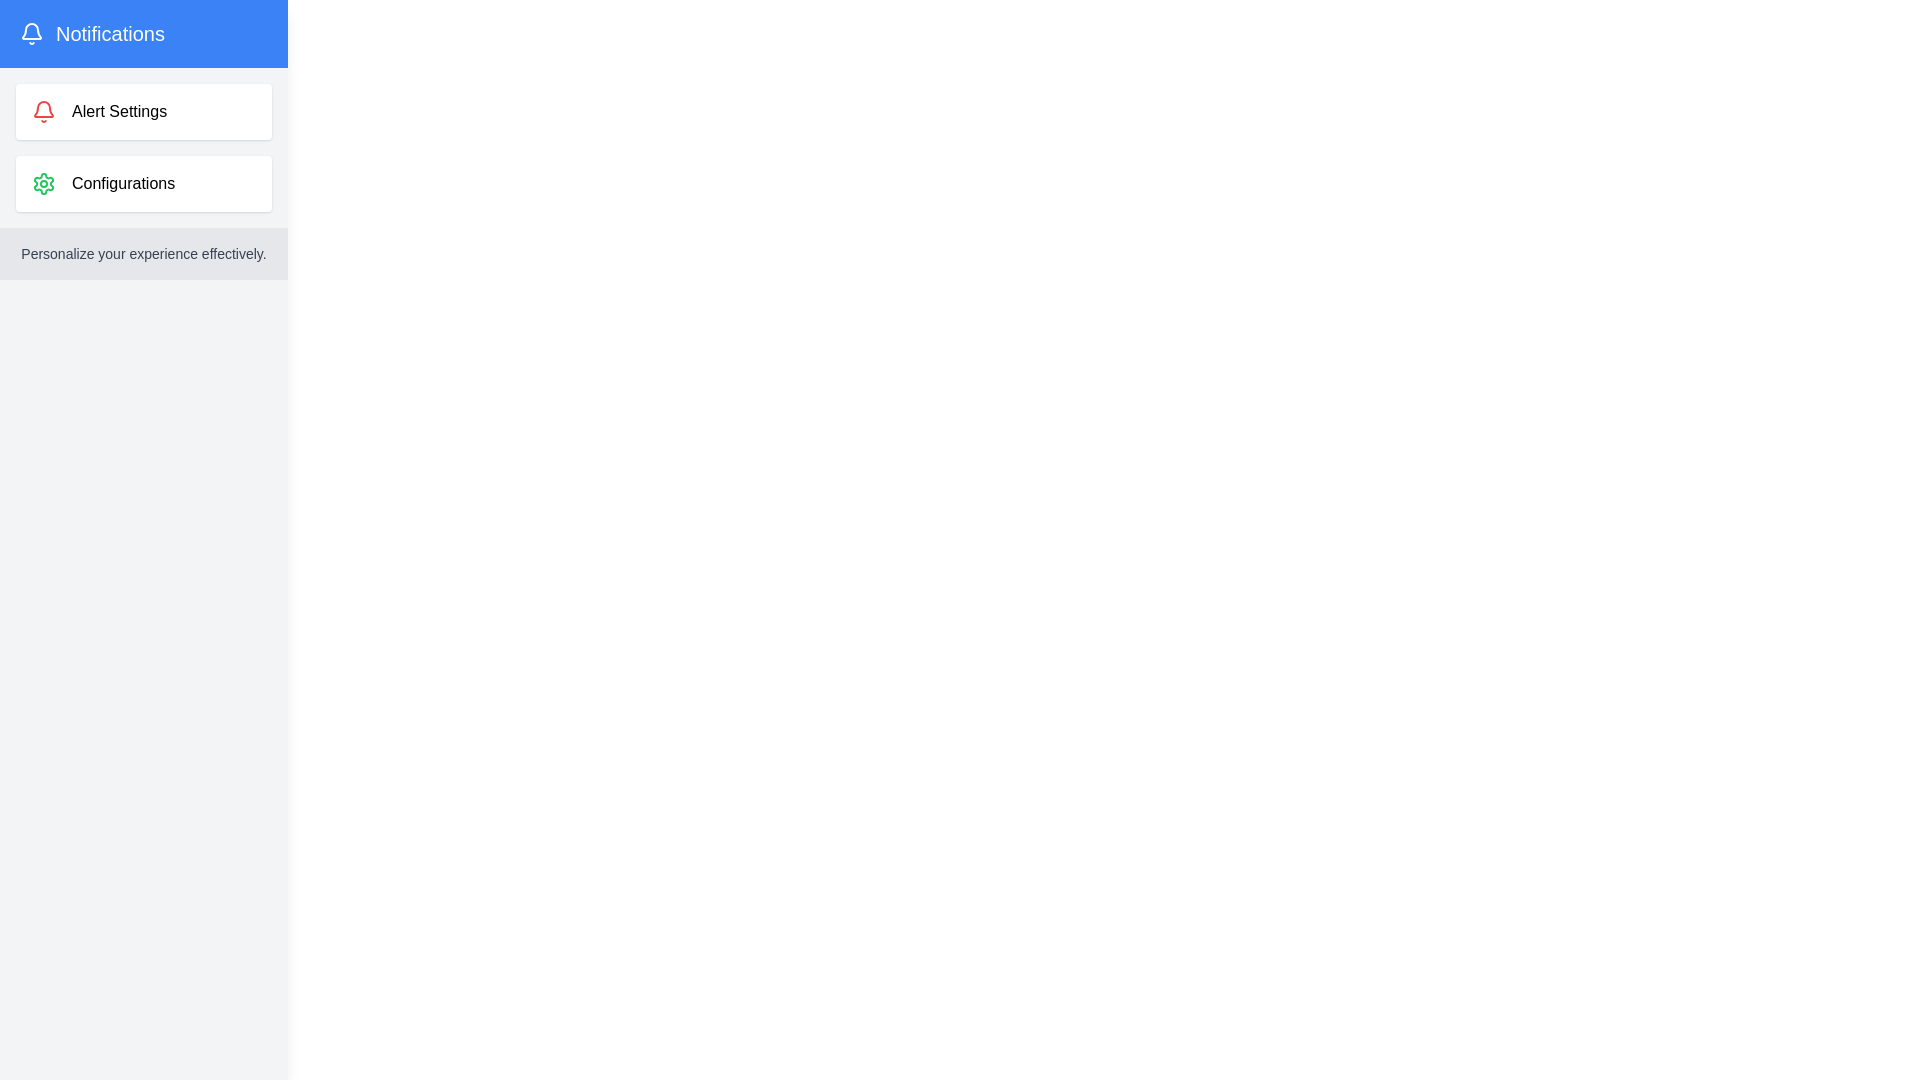 This screenshot has height=1080, width=1920. What do you see at coordinates (143, 111) in the screenshot?
I see `the 'Alert Settings' section` at bounding box center [143, 111].